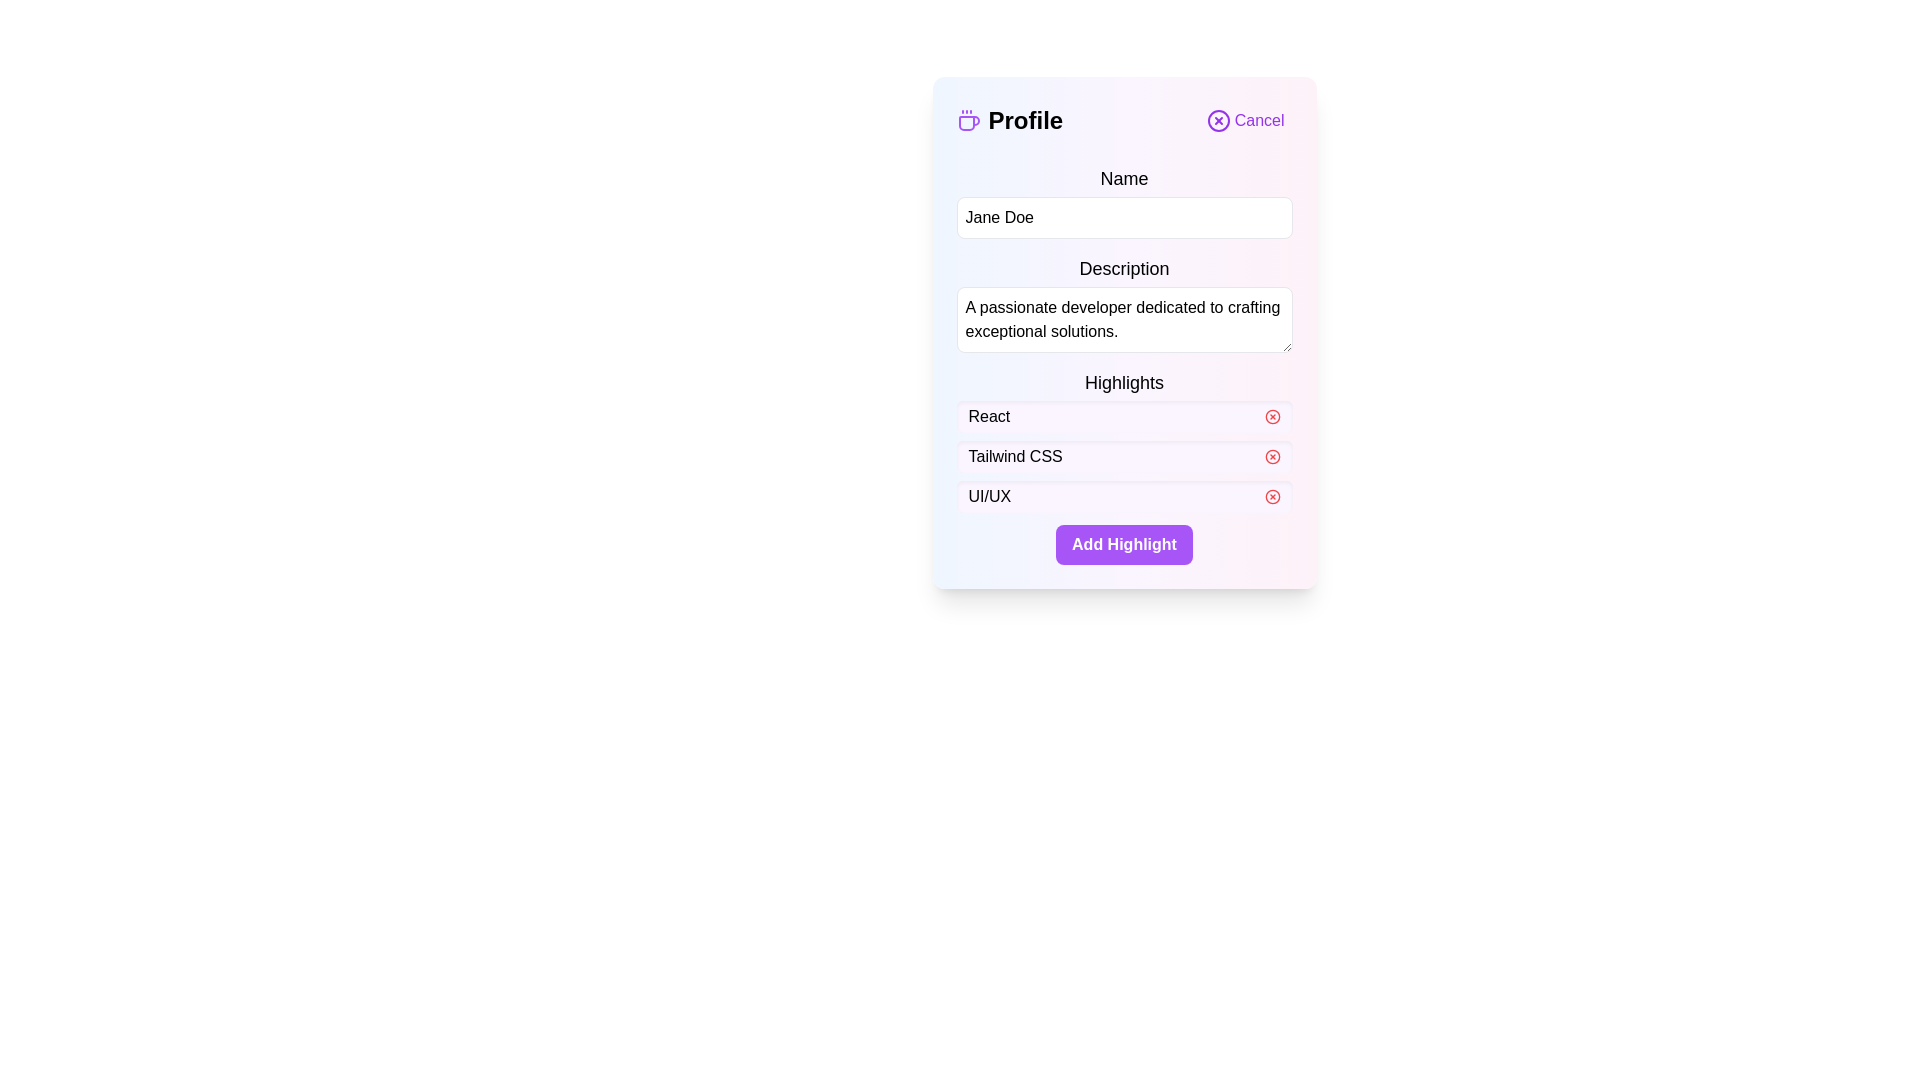 The image size is (1920, 1080). What do you see at coordinates (1124, 177) in the screenshot?
I see `the Text Label that serves as a contextual hint for the text input field below it, which contains the value 'Jane Doe'` at bounding box center [1124, 177].